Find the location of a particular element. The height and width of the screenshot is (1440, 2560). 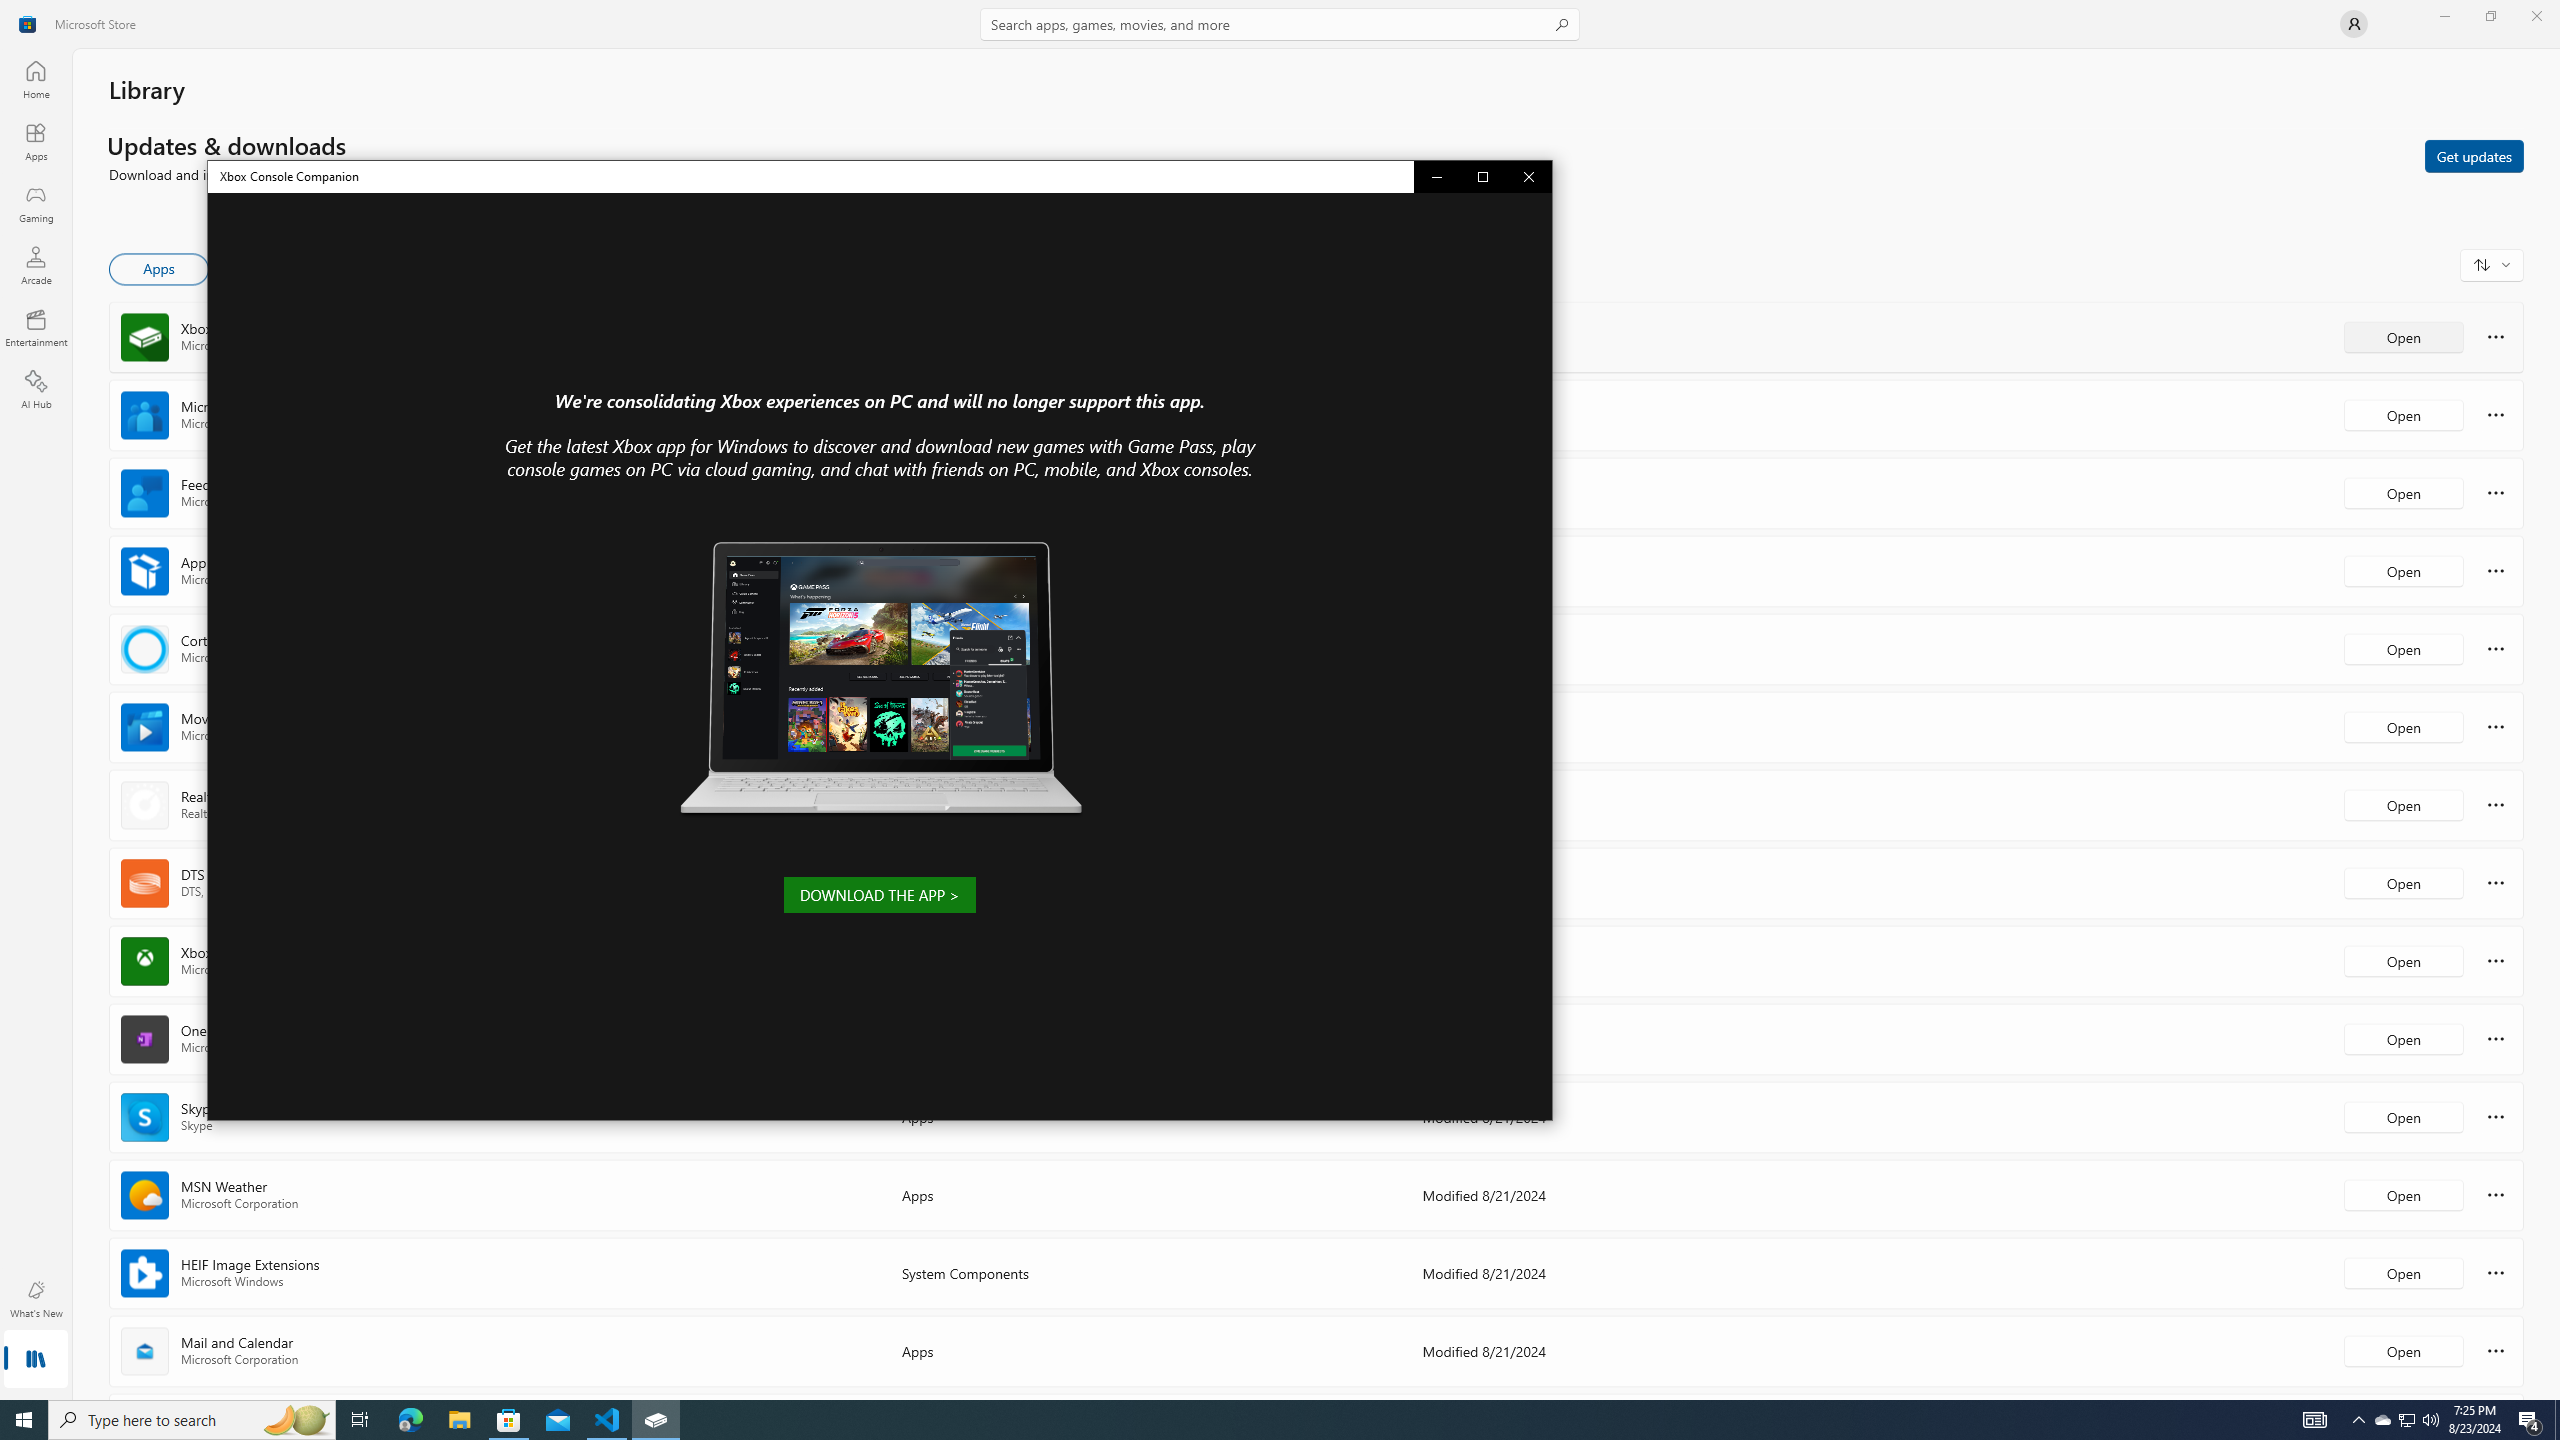

'Close Xbox Console Companion' is located at coordinates (1528, 176).